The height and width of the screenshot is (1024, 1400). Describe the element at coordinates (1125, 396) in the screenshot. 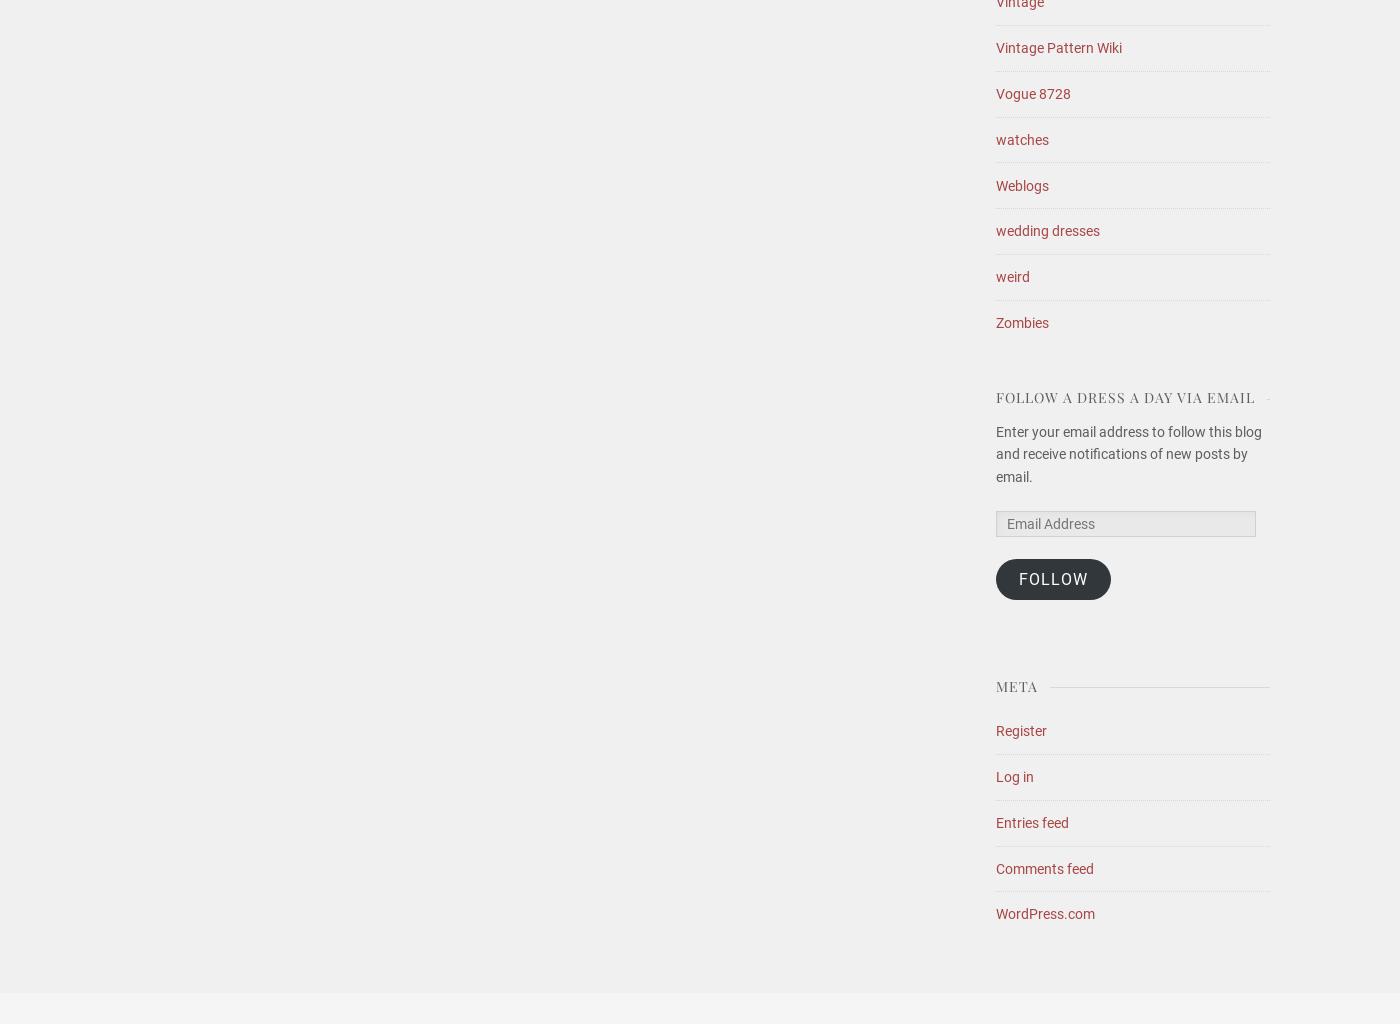

I see `'Follow A Dress A Day via Email'` at that location.